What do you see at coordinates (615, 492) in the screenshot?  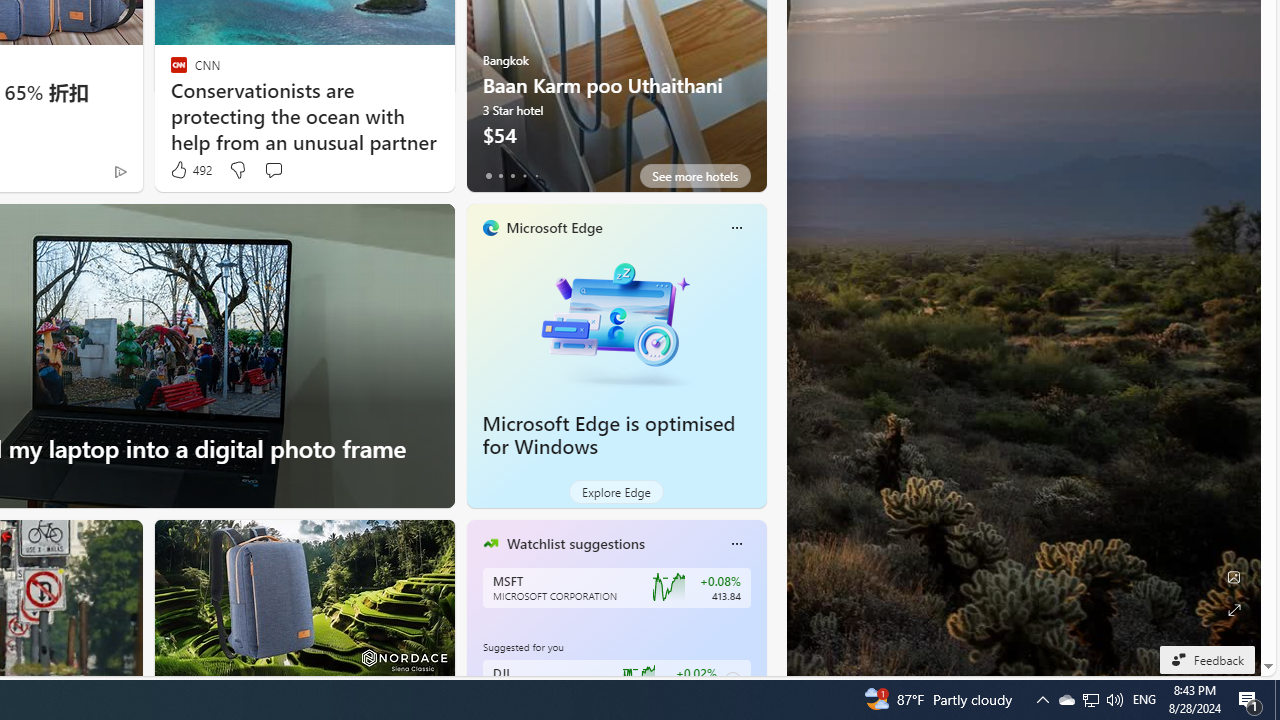 I see `'Explore Edge'` at bounding box center [615, 492].